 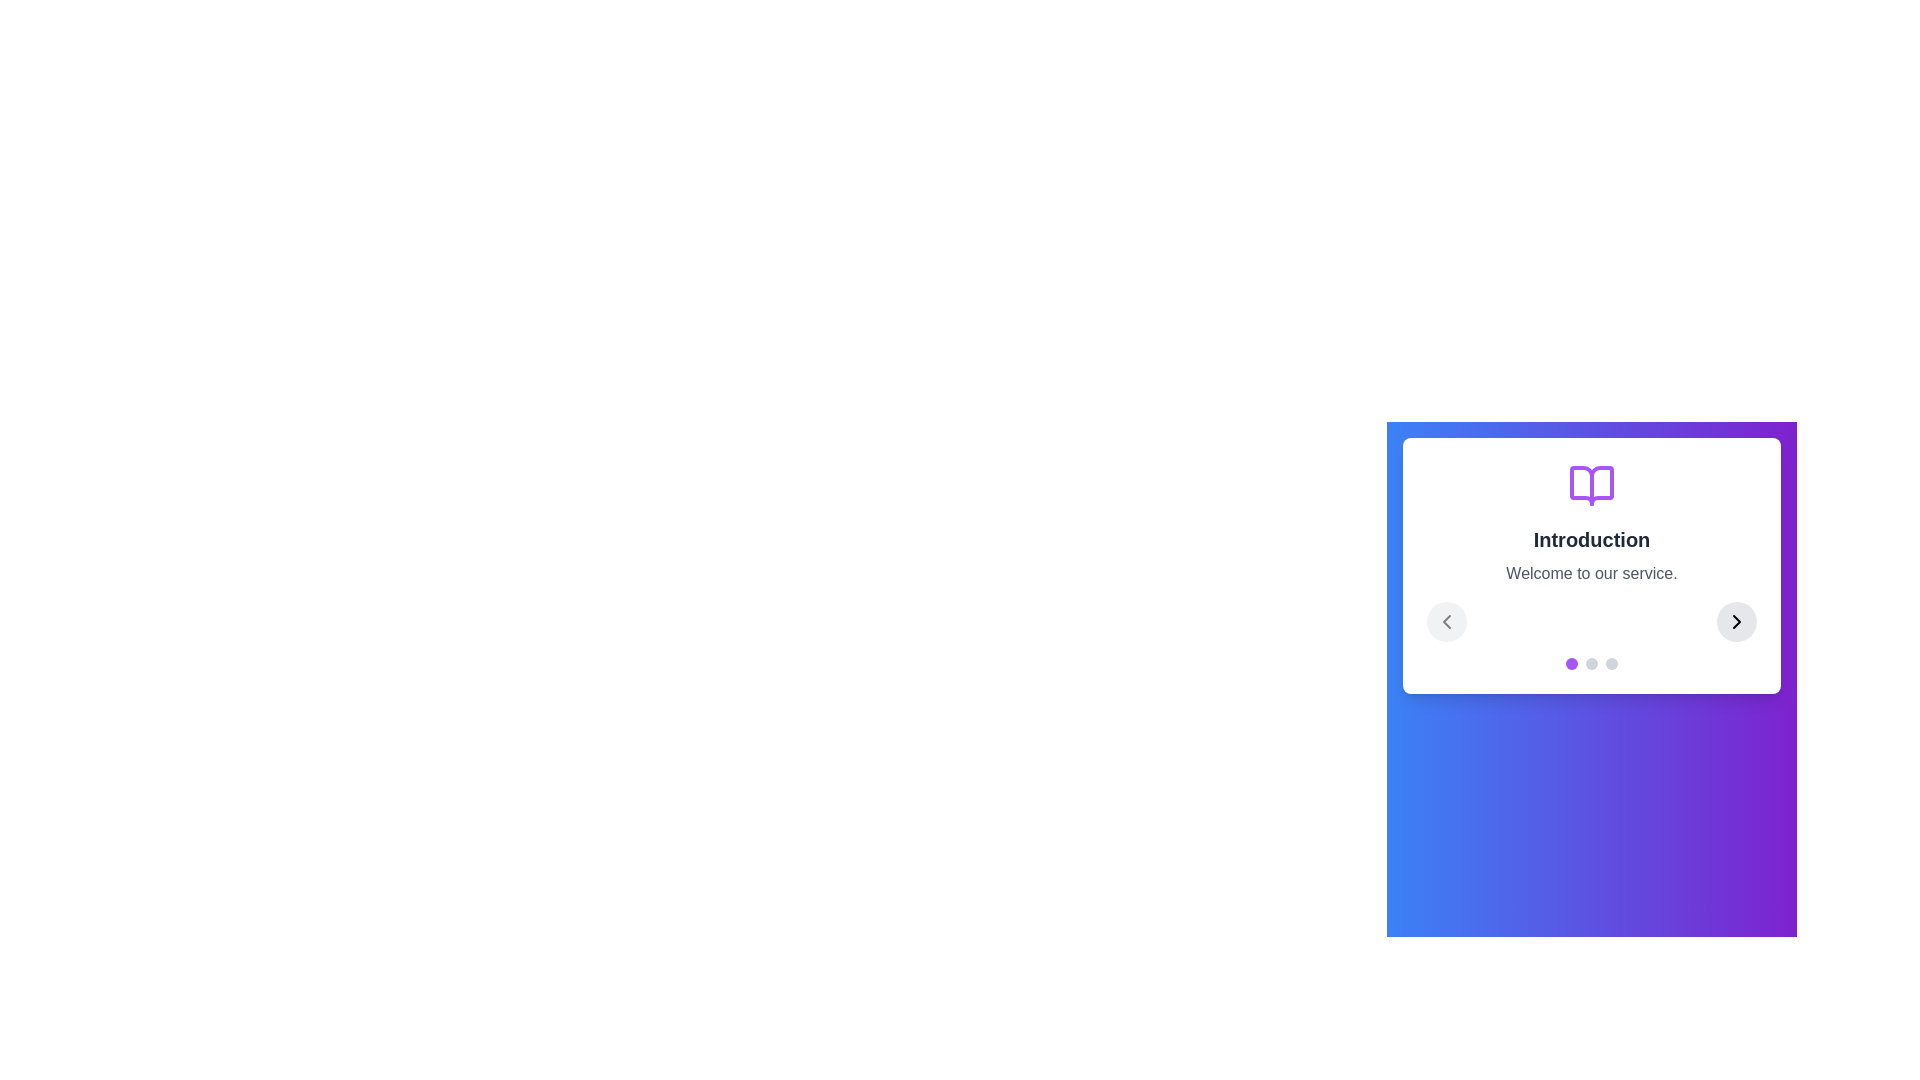 What do you see at coordinates (1736, 620) in the screenshot?
I see `the right arrow button to navigate to the next step` at bounding box center [1736, 620].